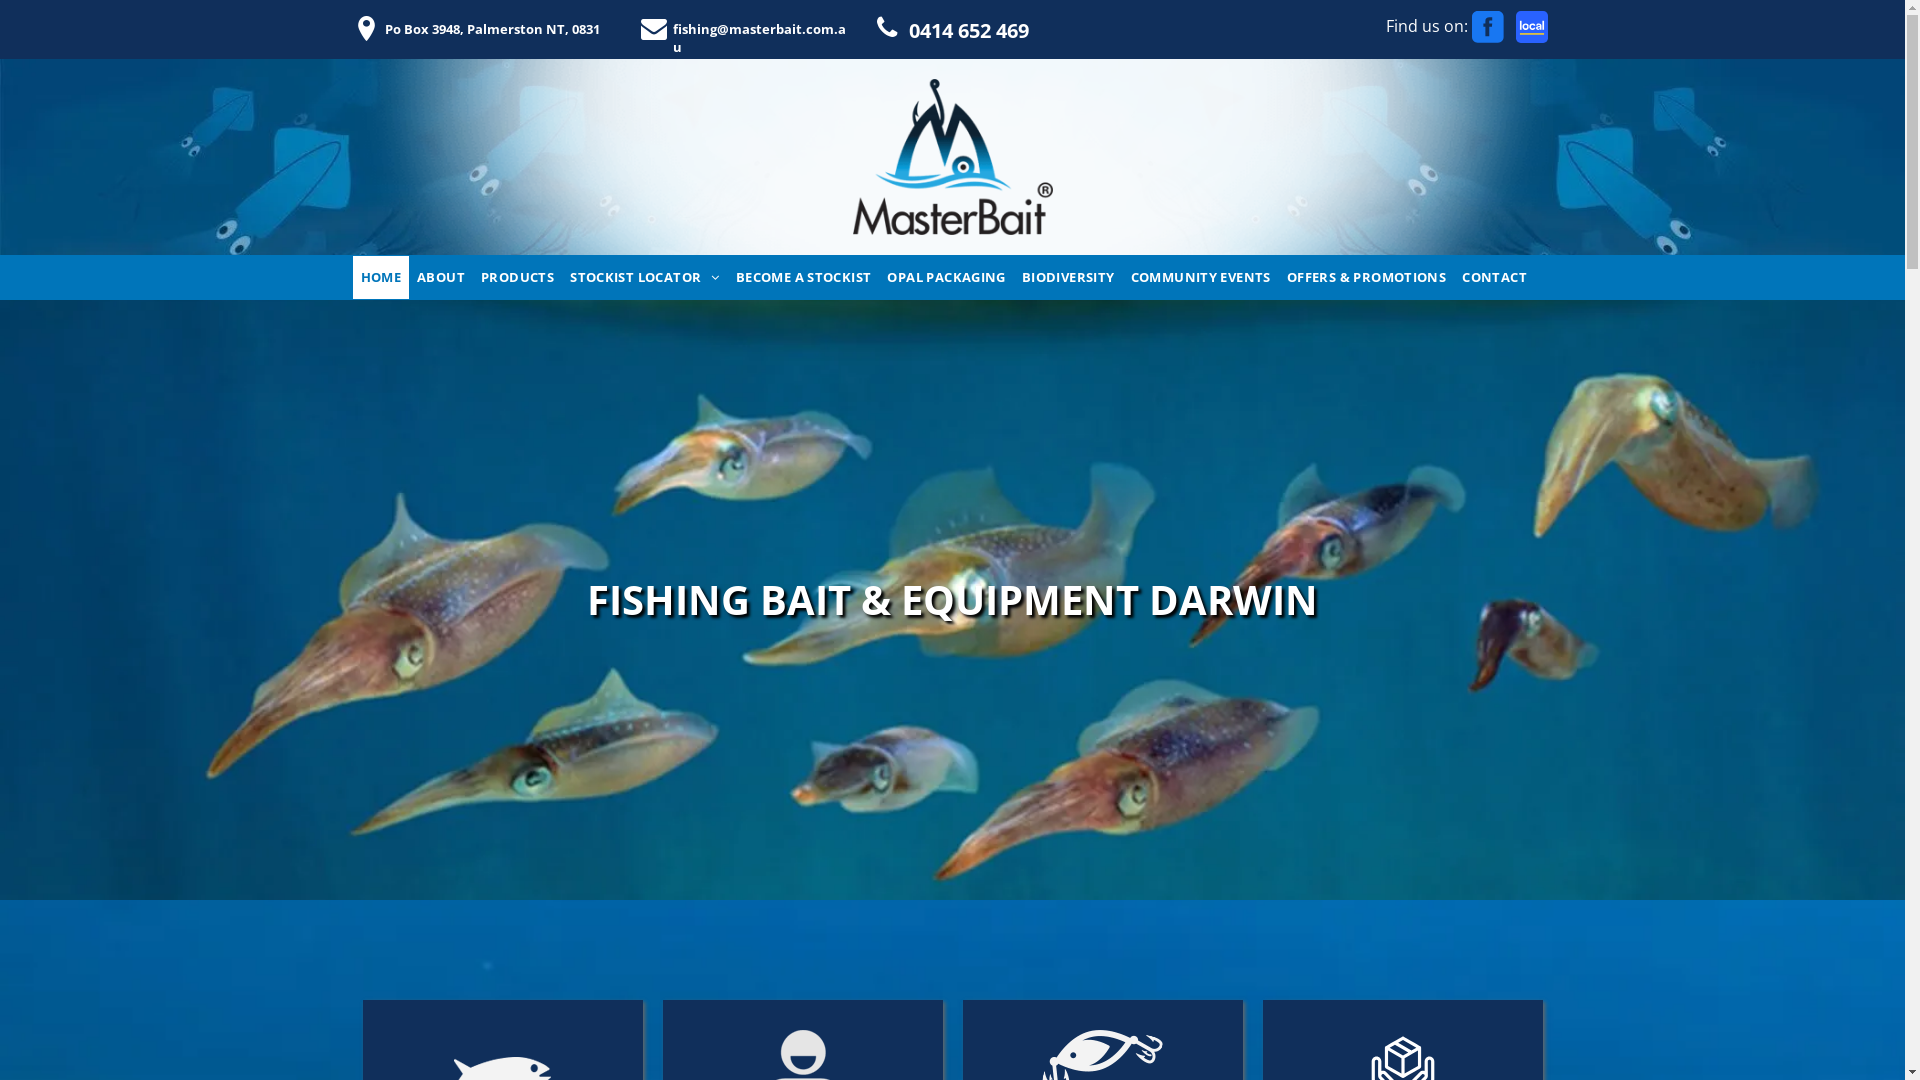 The image size is (1920, 1080). Describe the element at coordinates (517, 277) in the screenshot. I see `'PRODUCTS'` at that location.